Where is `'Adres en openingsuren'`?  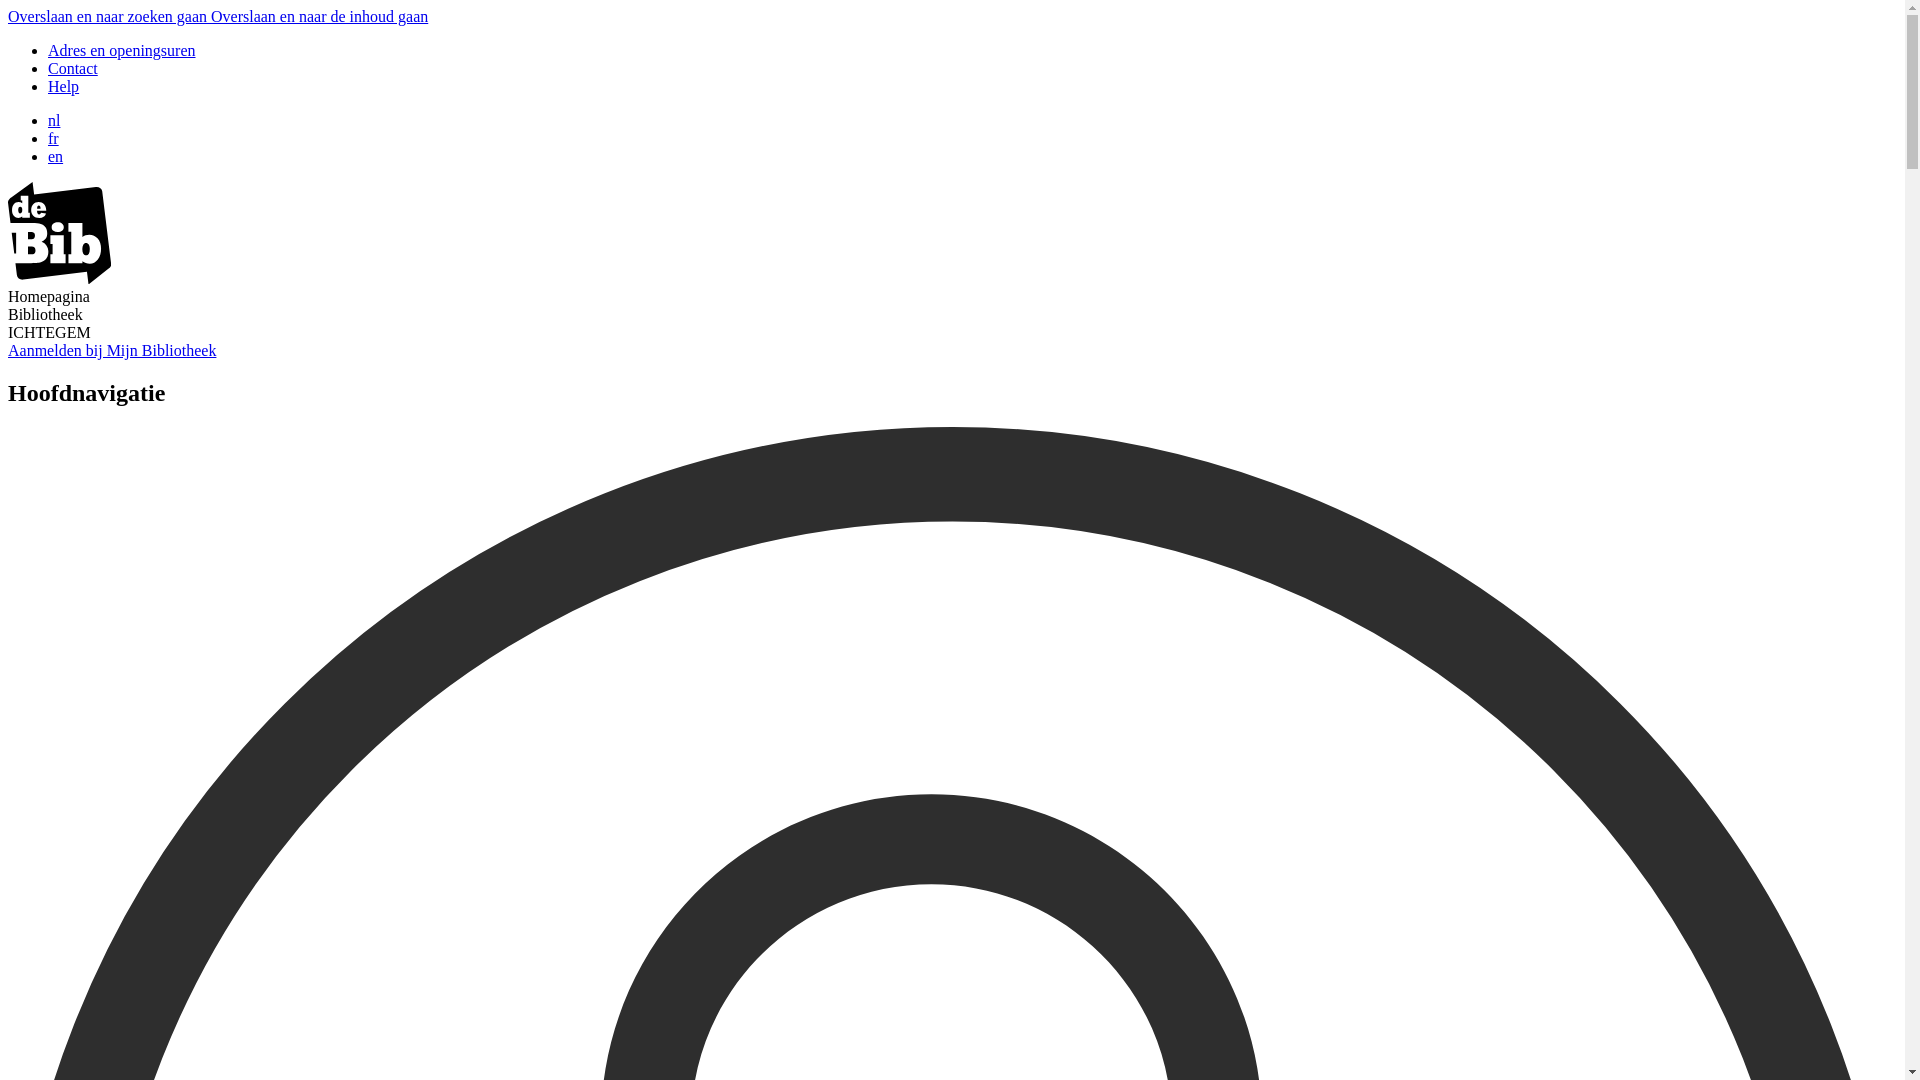 'Adres en openingsuren' is located at coordinates (48, 49).